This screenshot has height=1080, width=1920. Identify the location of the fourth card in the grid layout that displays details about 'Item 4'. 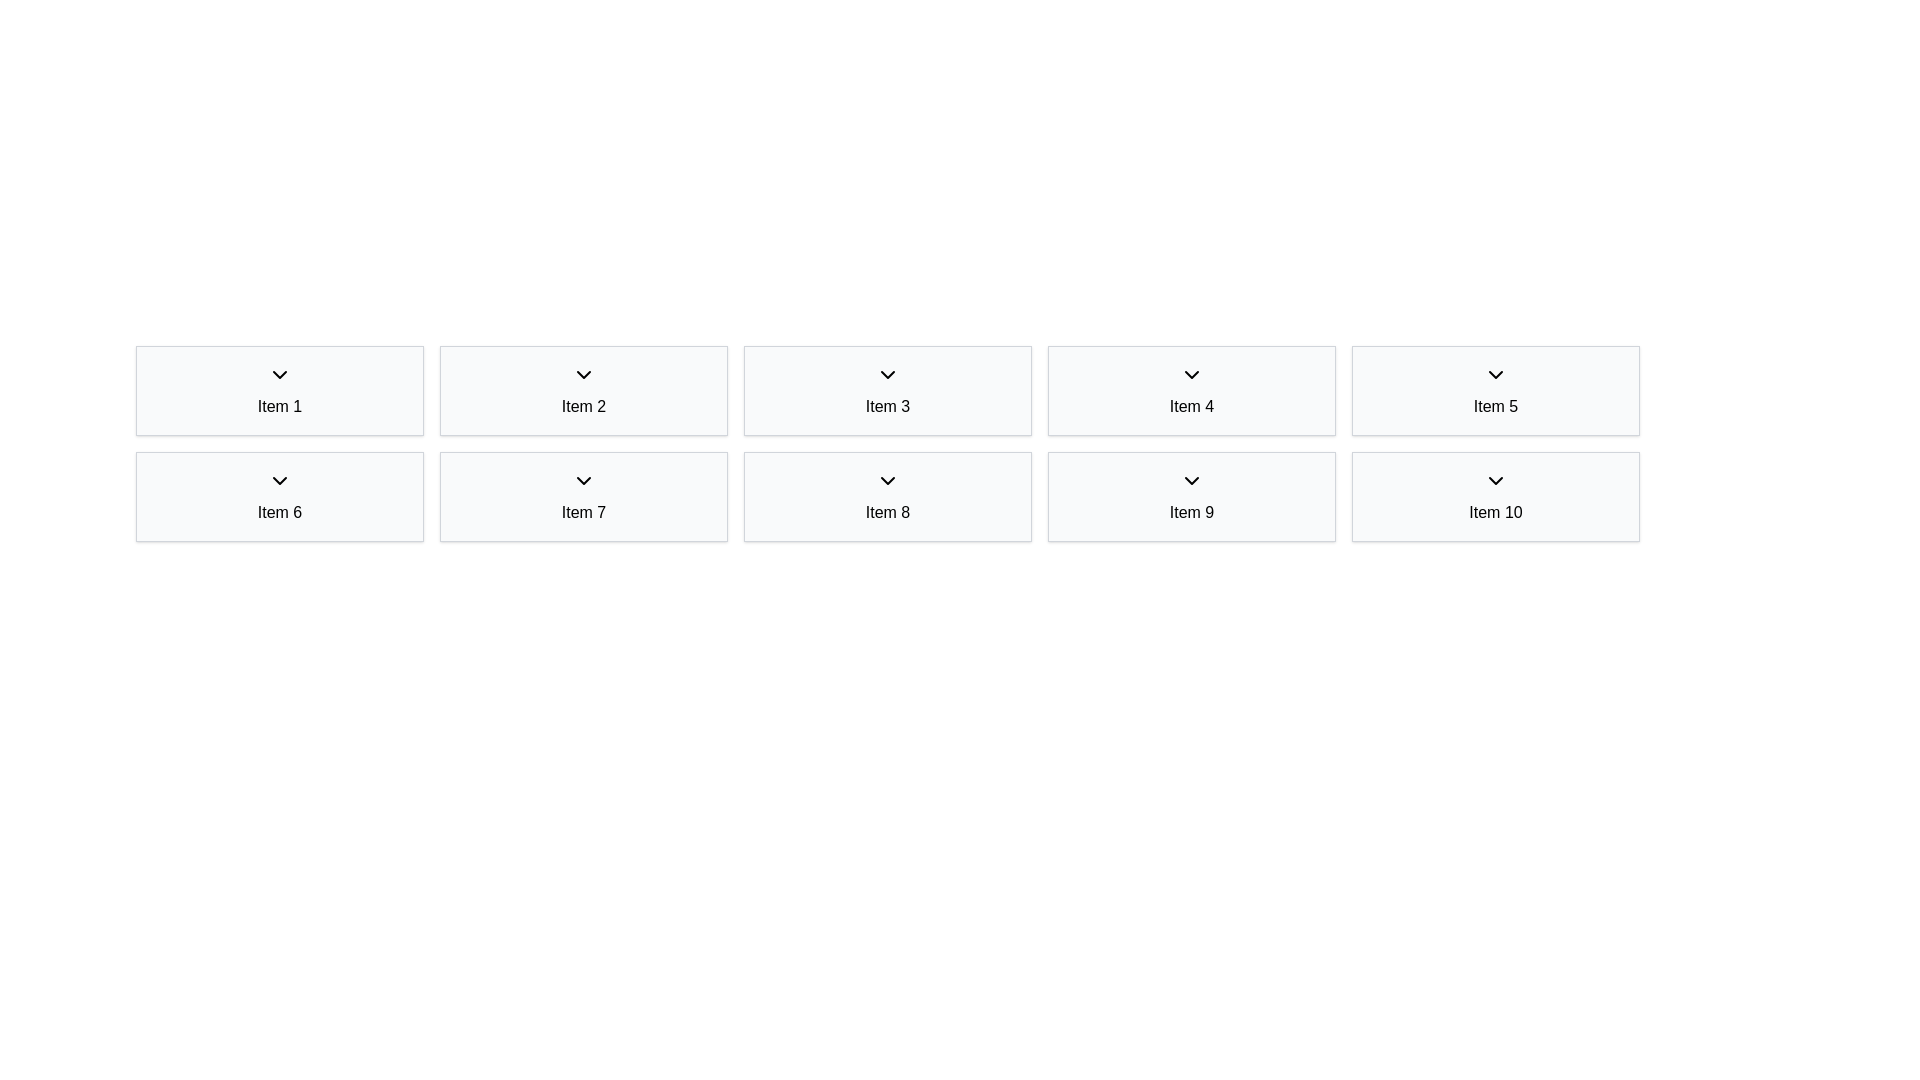
(1191, 390).